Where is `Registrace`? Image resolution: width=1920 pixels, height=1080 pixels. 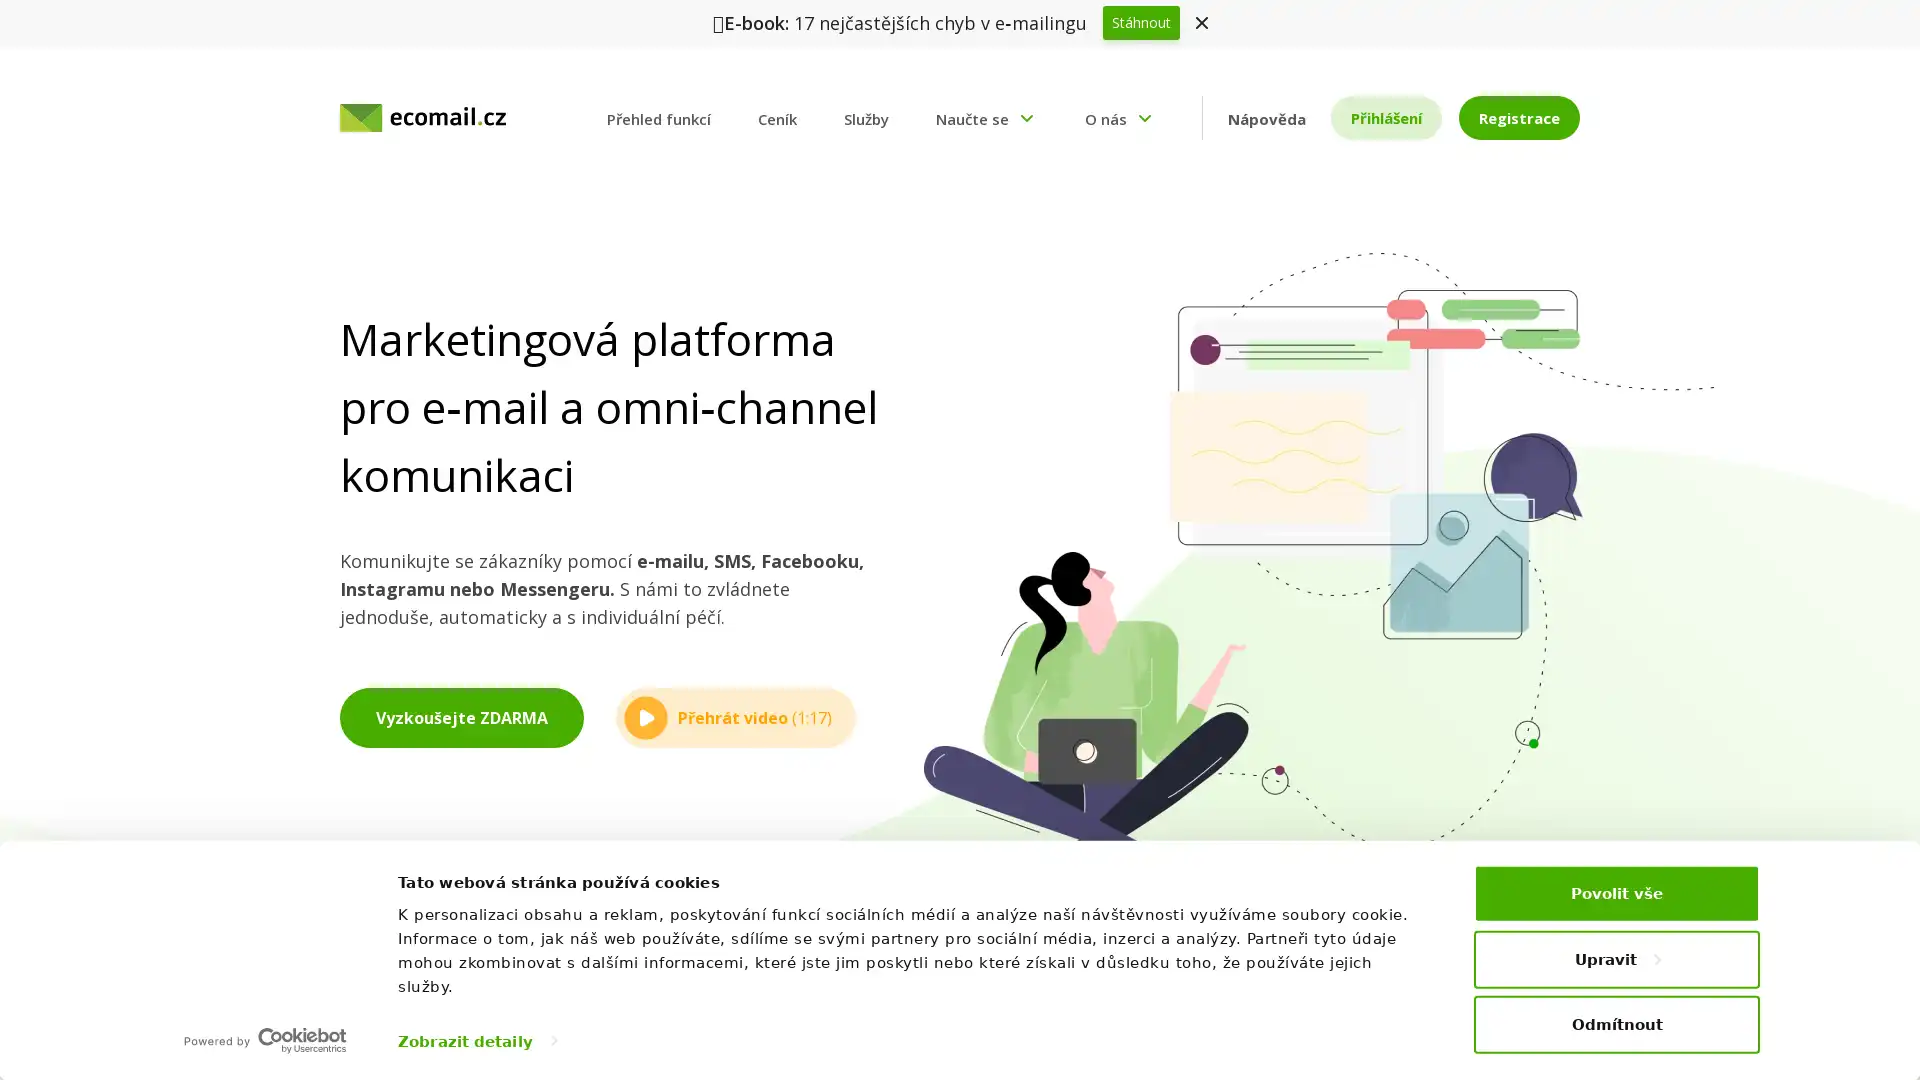 Registrace is located at coordinates (1518, 118).